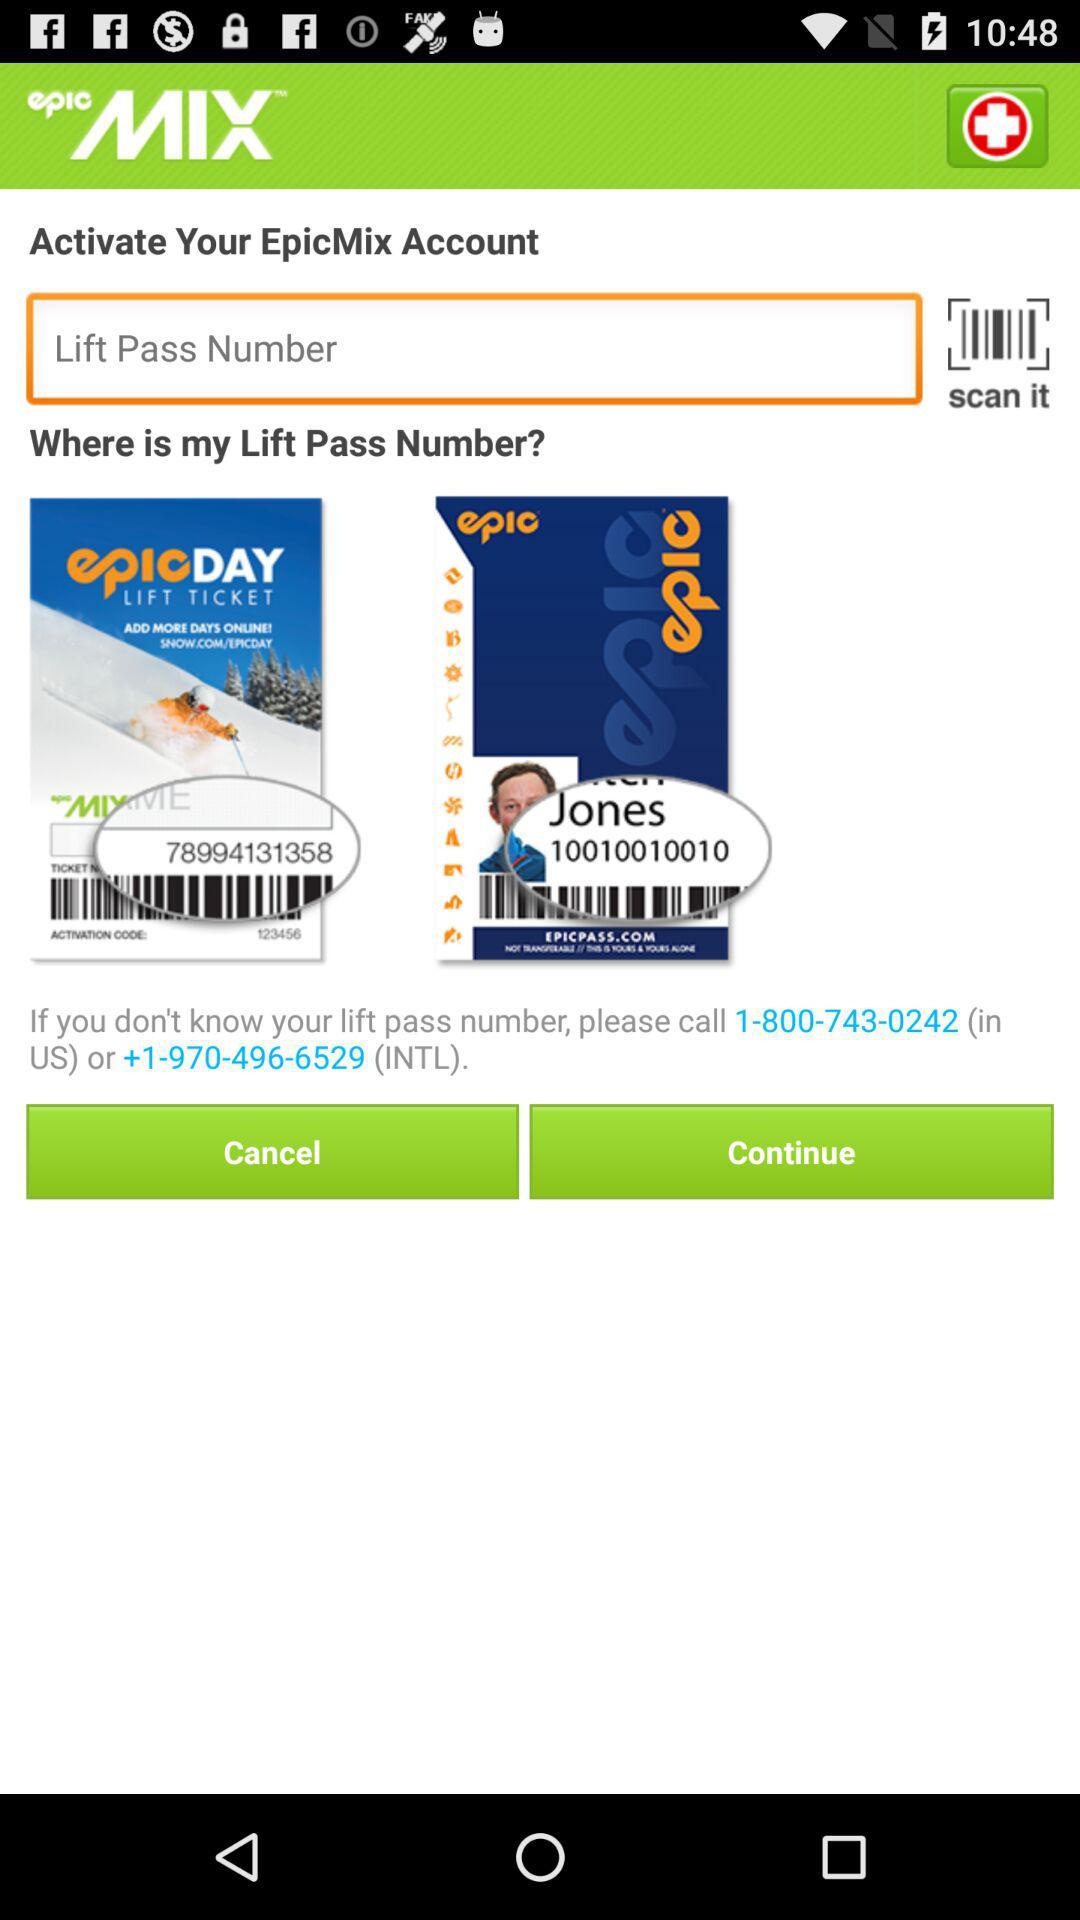 The height and width of the screenshot is (1920, 1080). What do you see at coordinates (272, 1151) in the screenshot?
I see `button to the left of continue` at bounding box center [272, 1151].